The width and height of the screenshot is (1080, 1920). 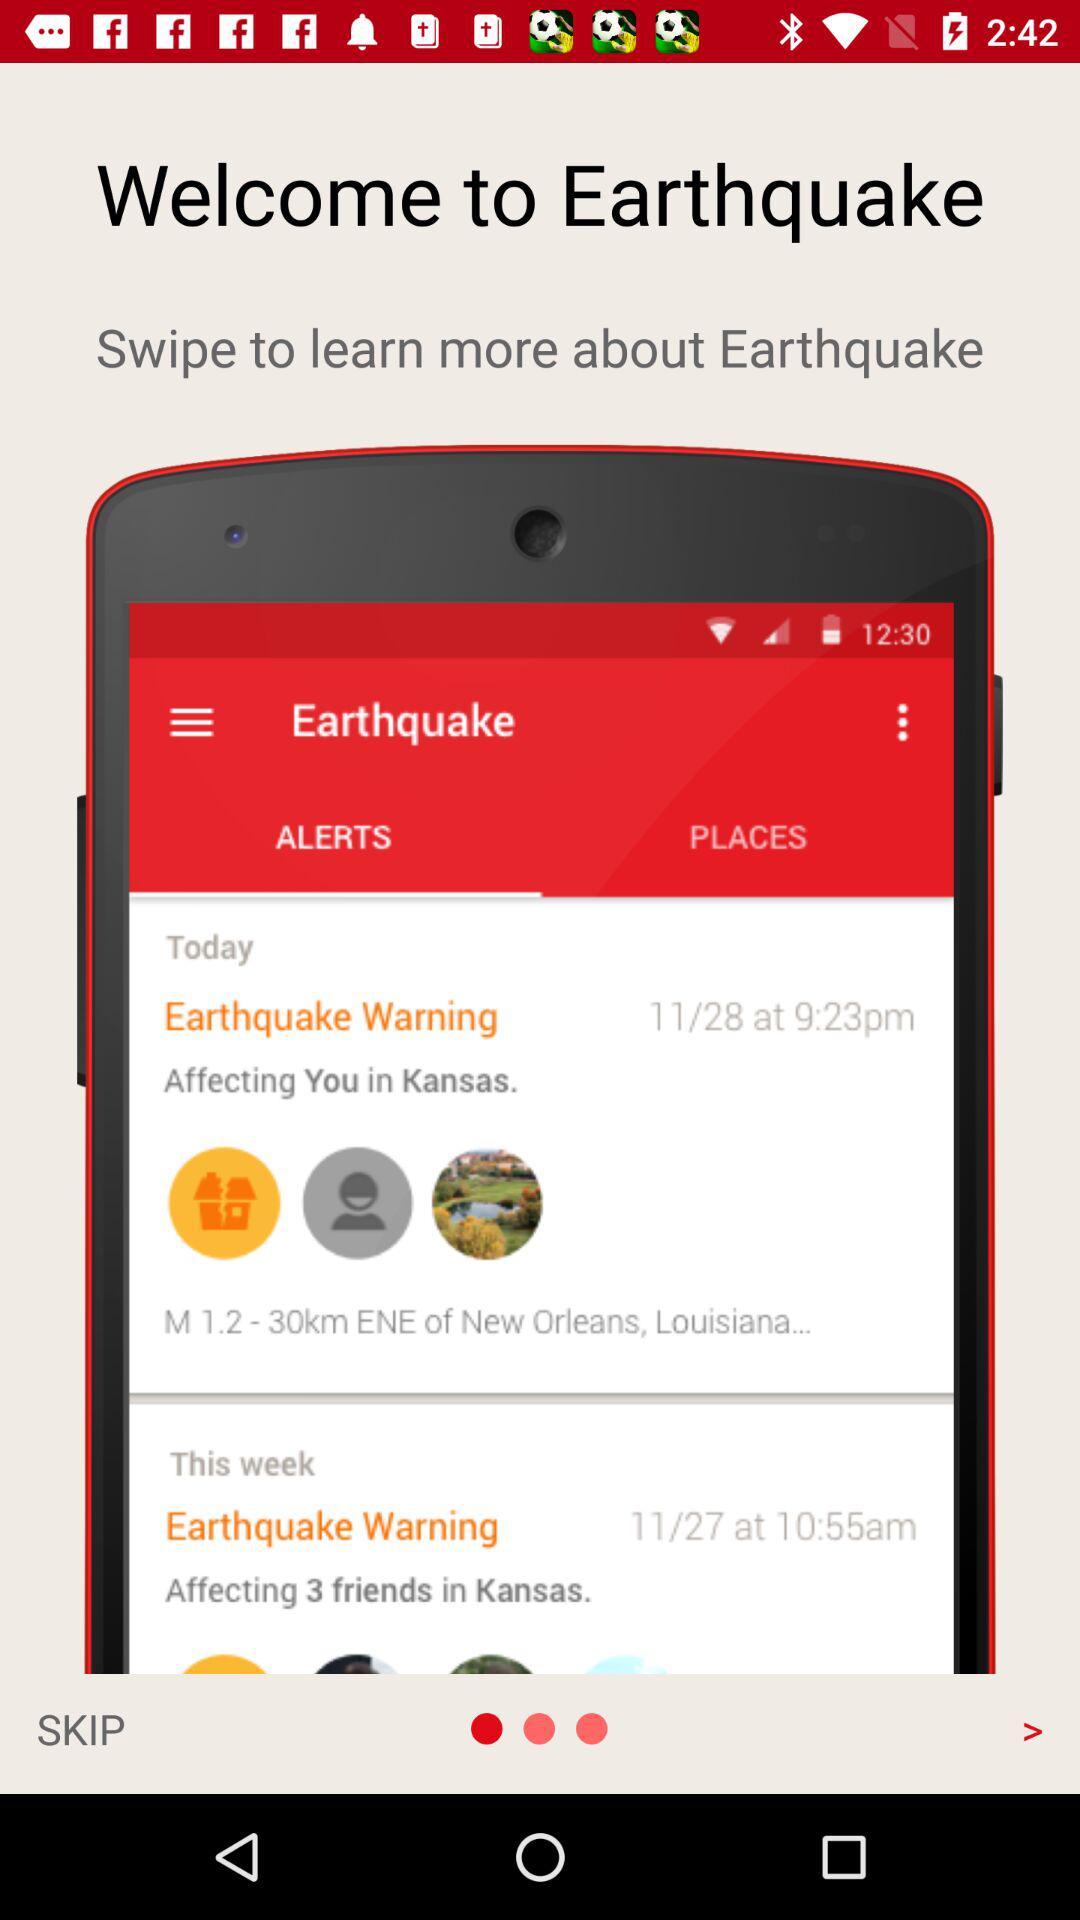 What do you see at coordinates (186, 1727) in the screenshot?
I see `the skip app` at bounding box center [186, 1727].